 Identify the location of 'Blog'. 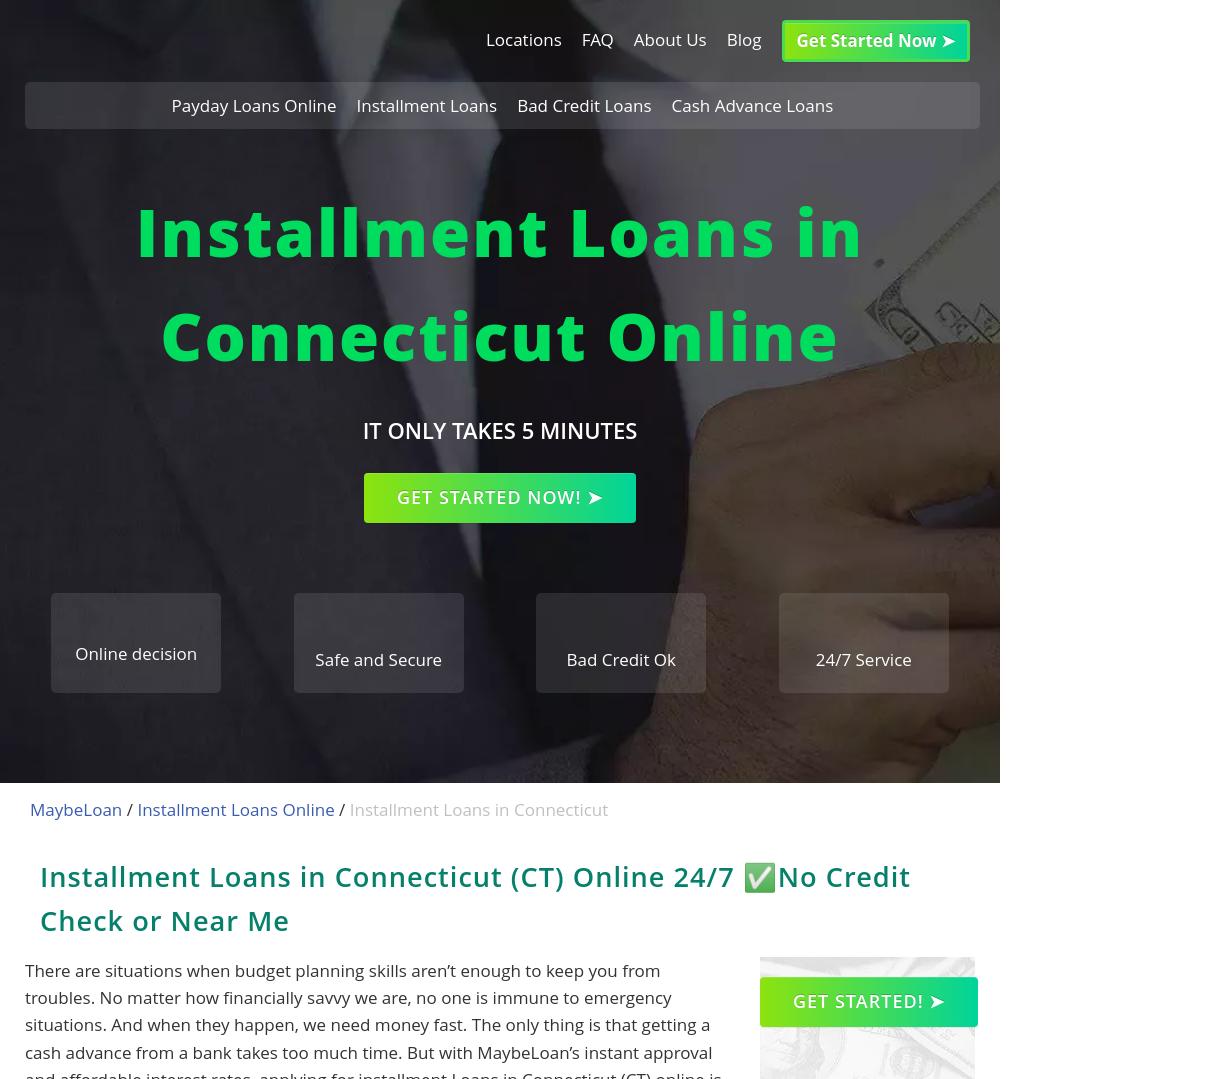
(725, 38).